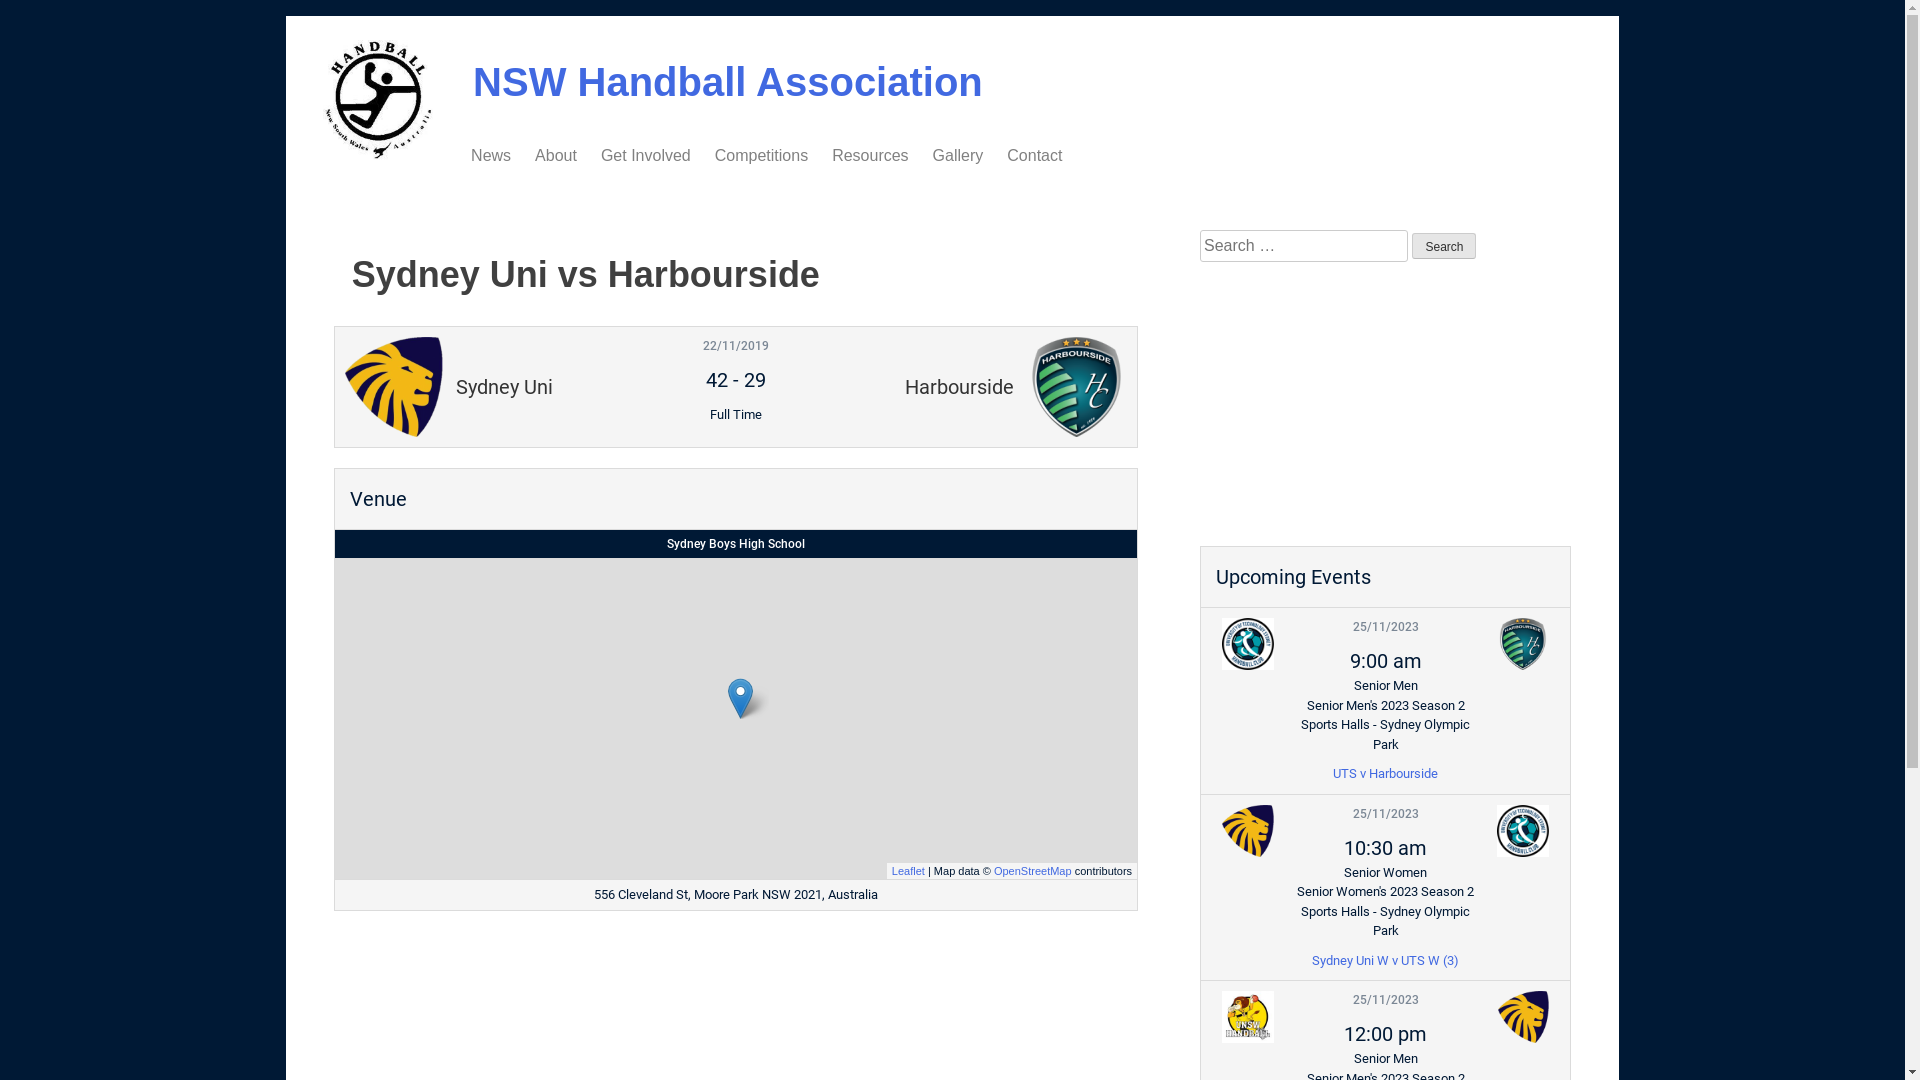 This screenshot has height=1080, width=1920. What do you see at coordinates (993, 869) in the screenshot?
I see `'OpenStreetMap'` at bounding box center [993, 869].